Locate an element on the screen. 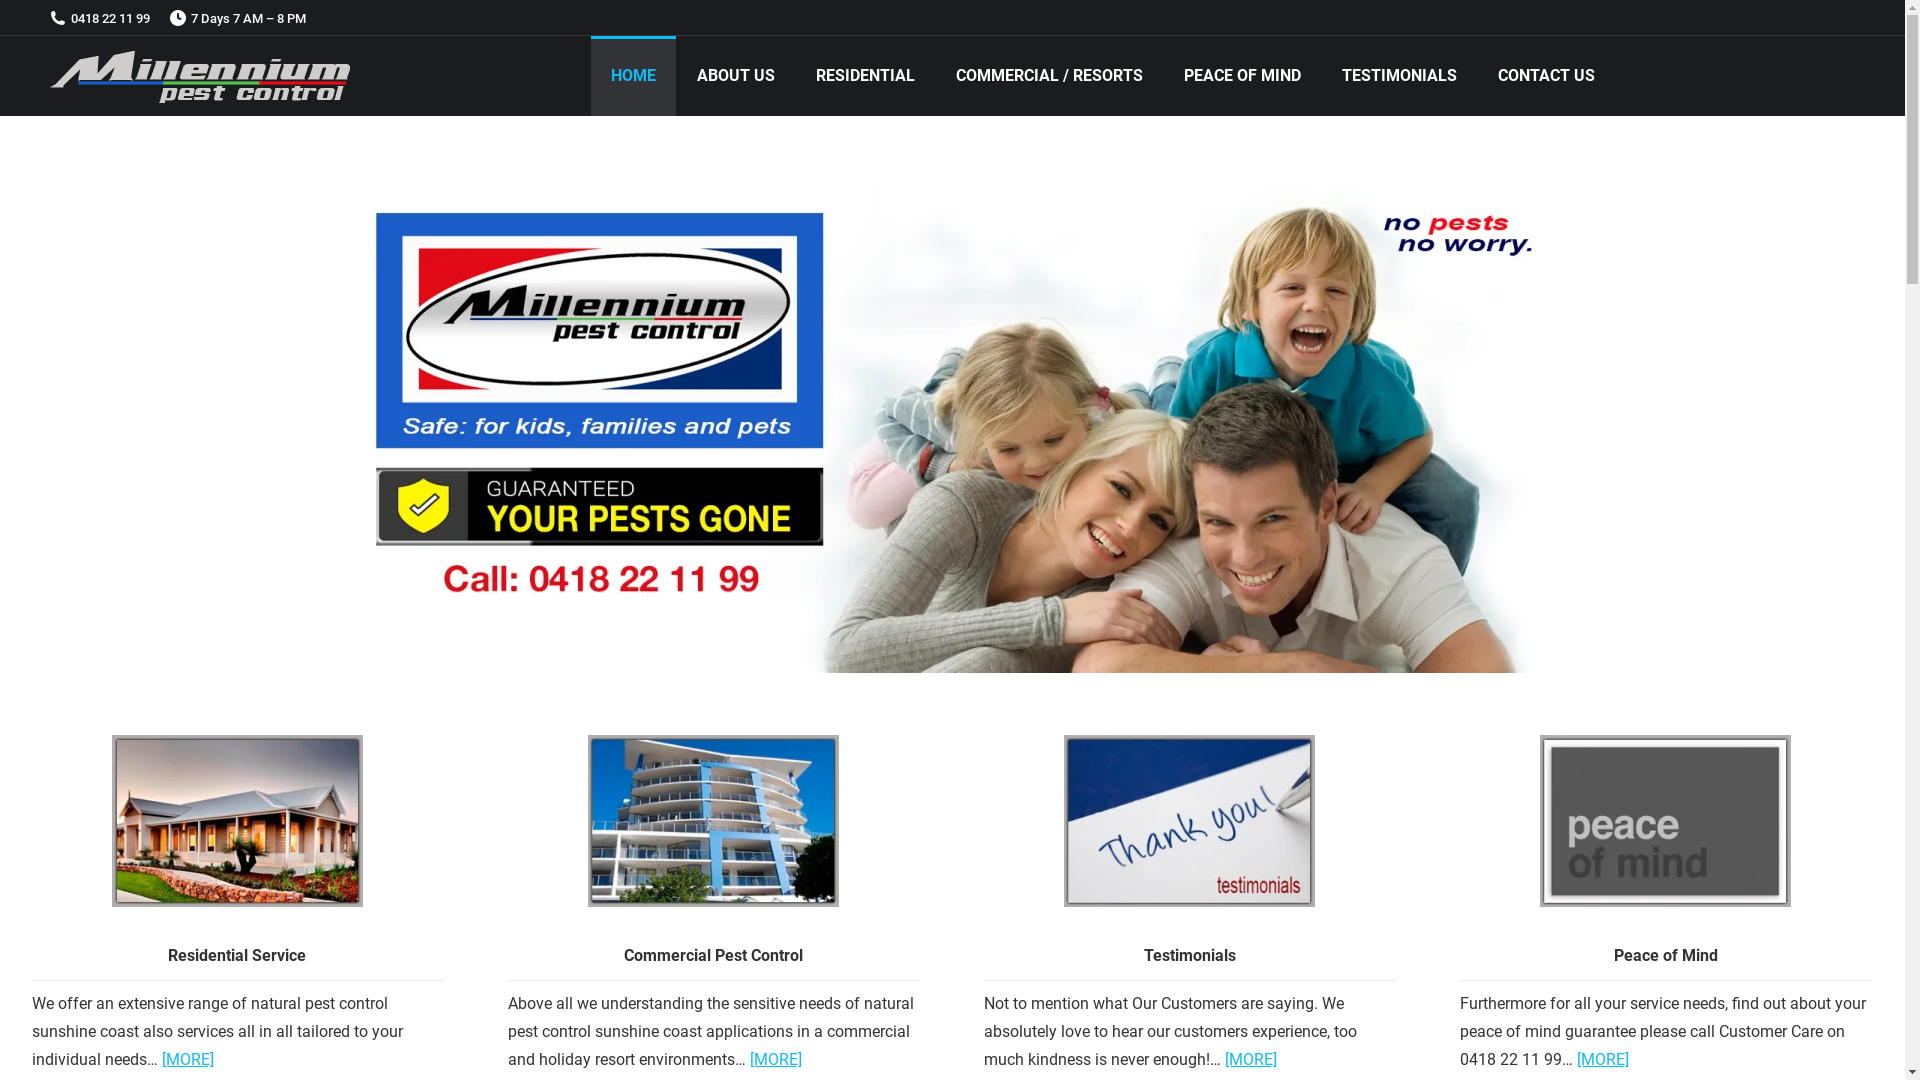  'CONTACT US' is located at coordinates (1545, 75).